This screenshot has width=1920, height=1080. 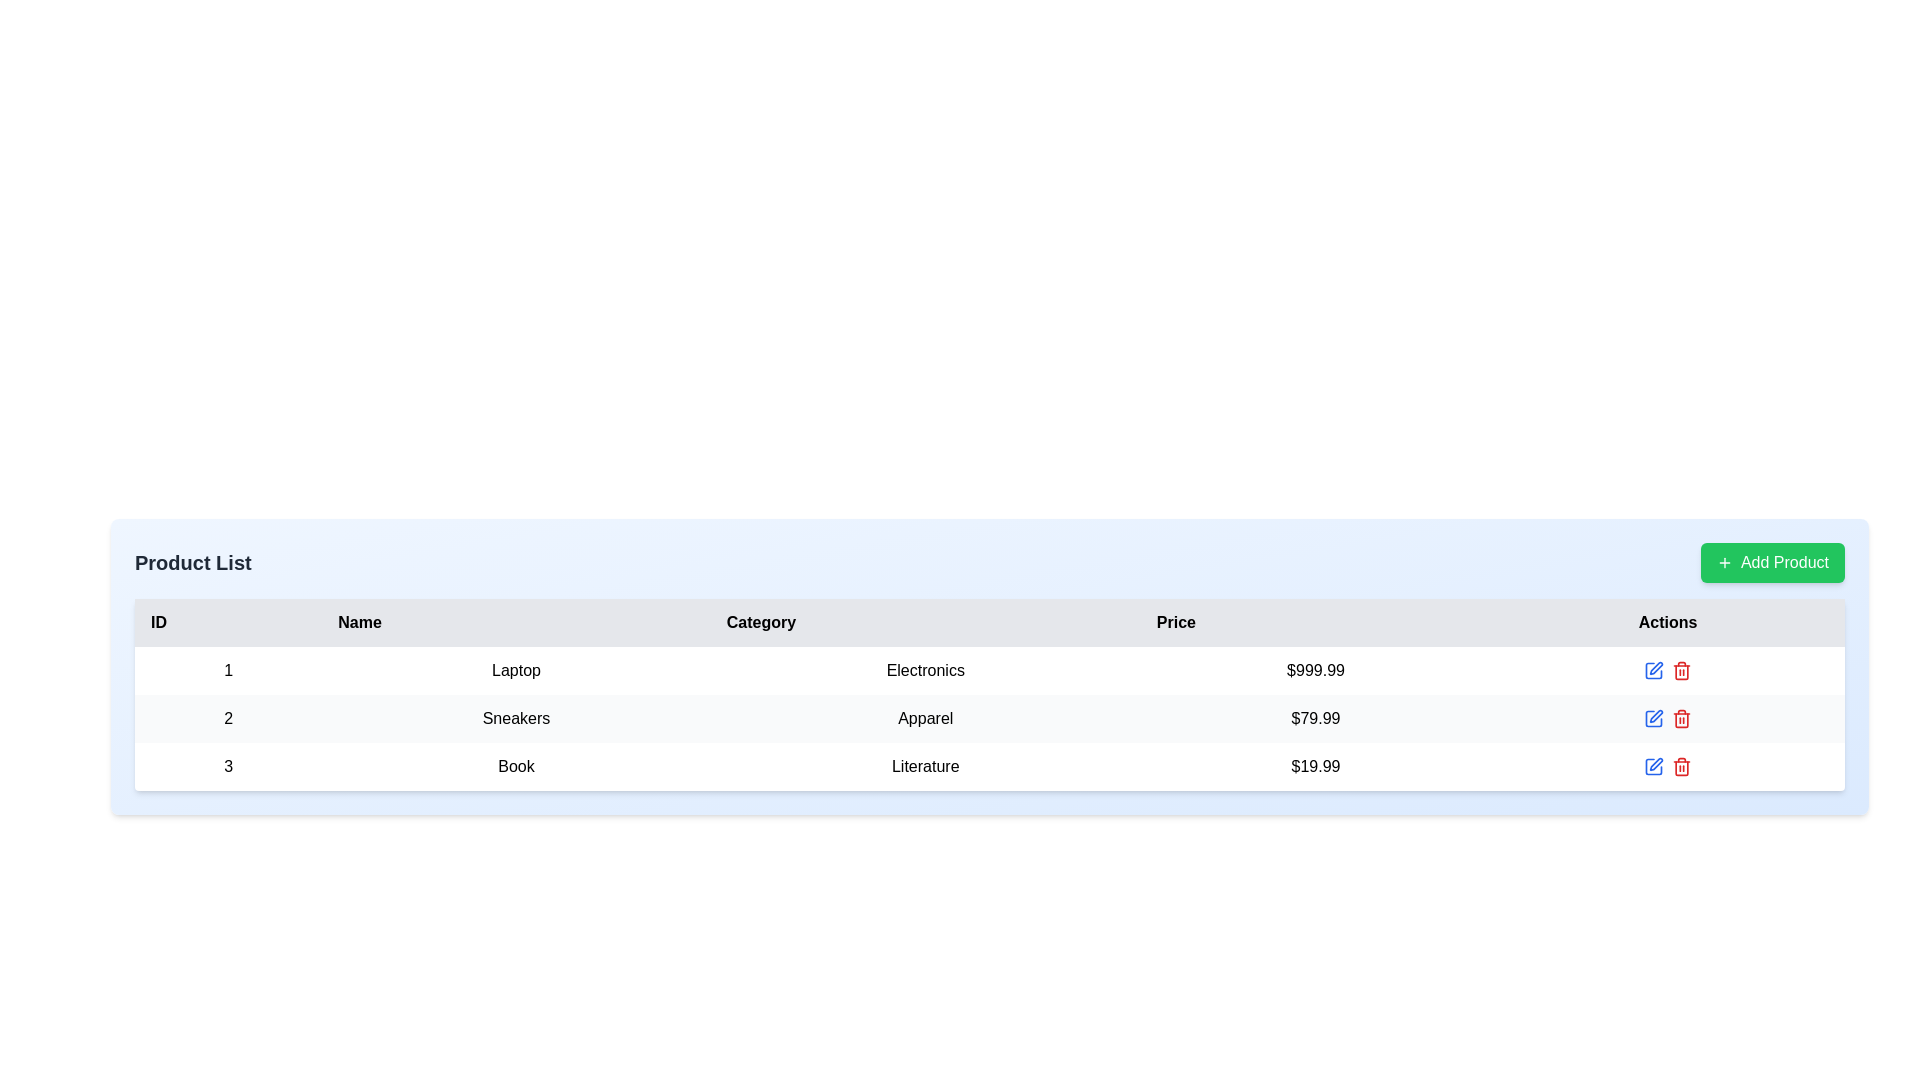 What do you see at coordinates (1681, 671) in the screenshot?
I see `the trash can icon in the 'Actions' column of the table` at bounding box center [1681, 671].